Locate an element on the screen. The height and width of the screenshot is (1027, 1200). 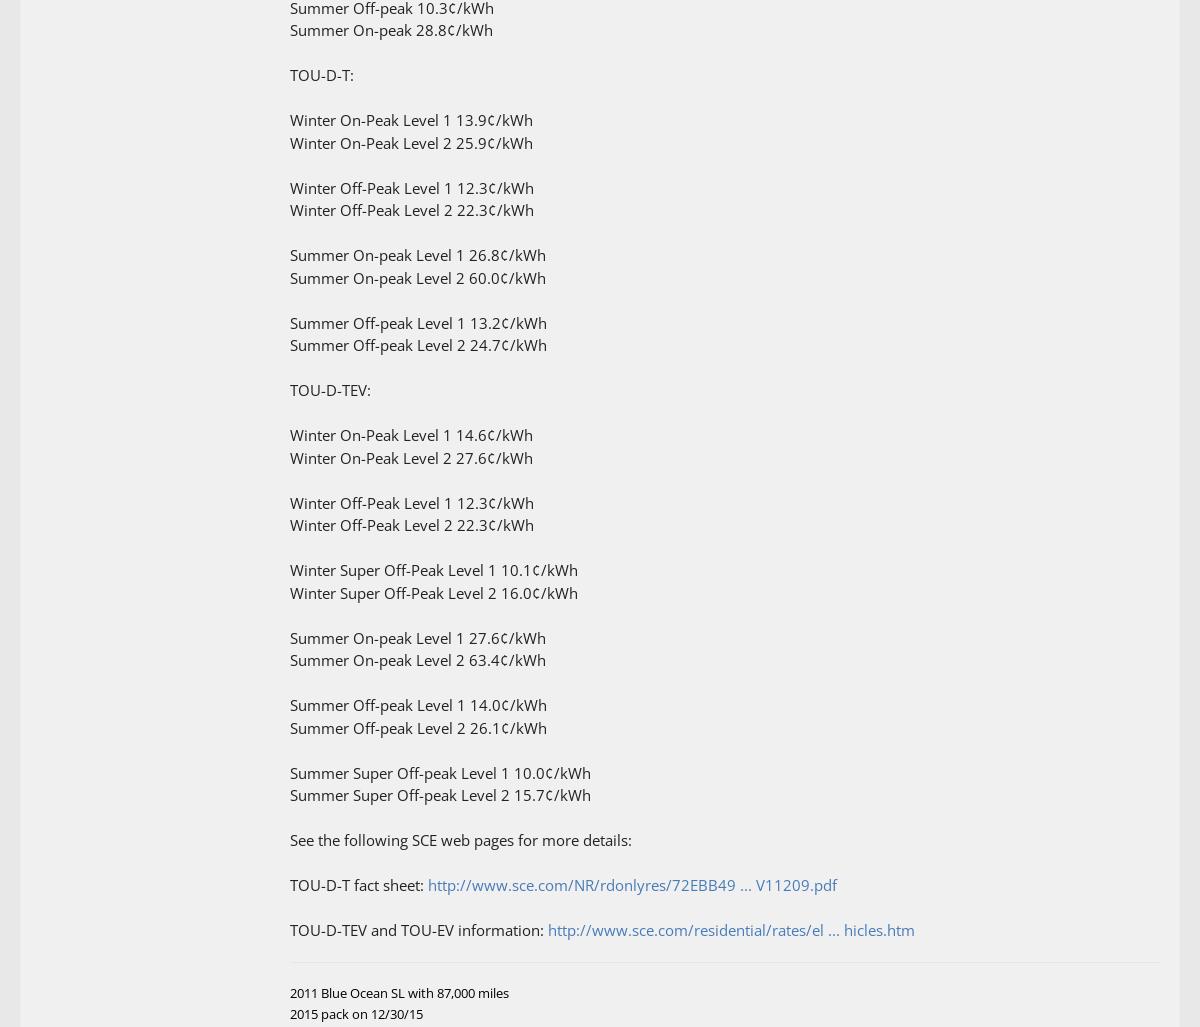
'Summer Off-peak Level 2 24.7¢/kWh' is located at coordinates (289, 344).